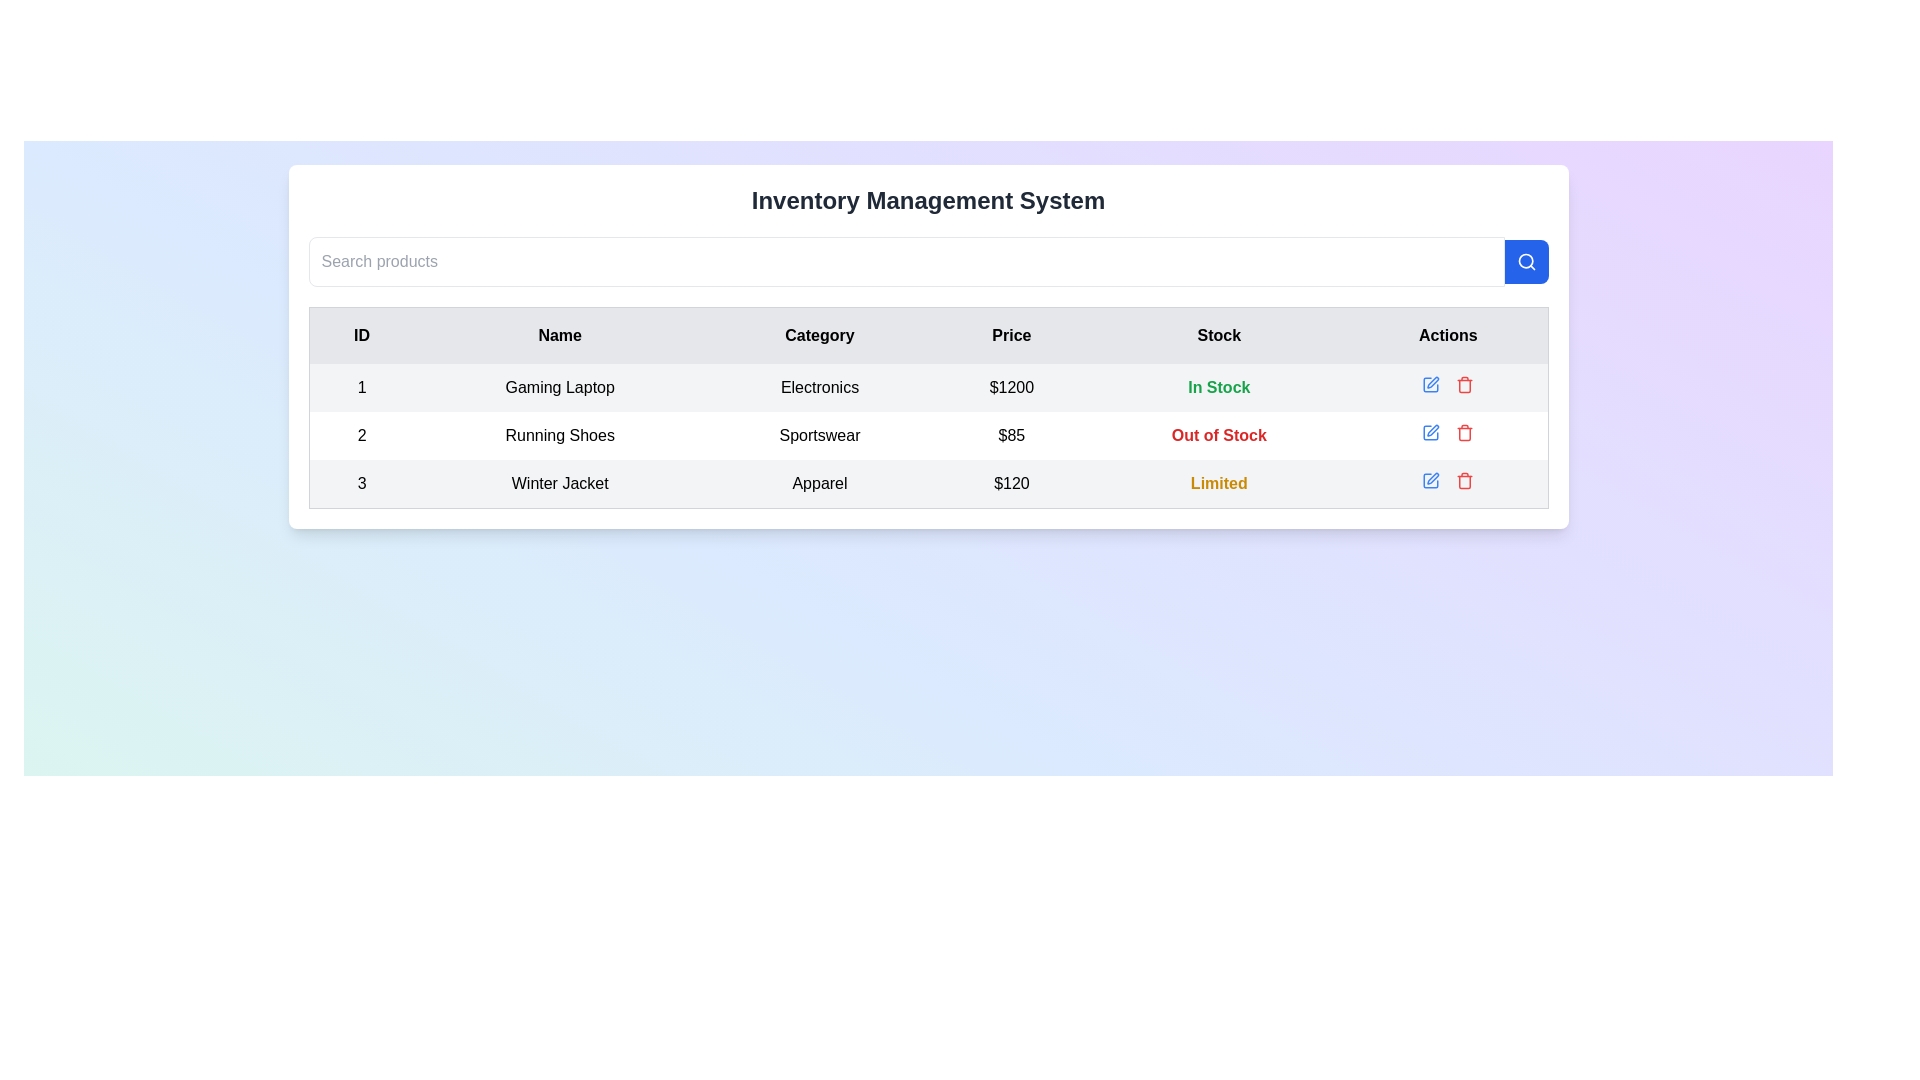 Image resolution: width=1920 pixels, height=1080 pixels. Describe the element at coordinates (1011, 484) in the screenshot. I see `the static text label displaying the price '$120' for the 'Winter Jacket' in the 'Price' column of the table, which is the fourth element among its siblings` at that location.